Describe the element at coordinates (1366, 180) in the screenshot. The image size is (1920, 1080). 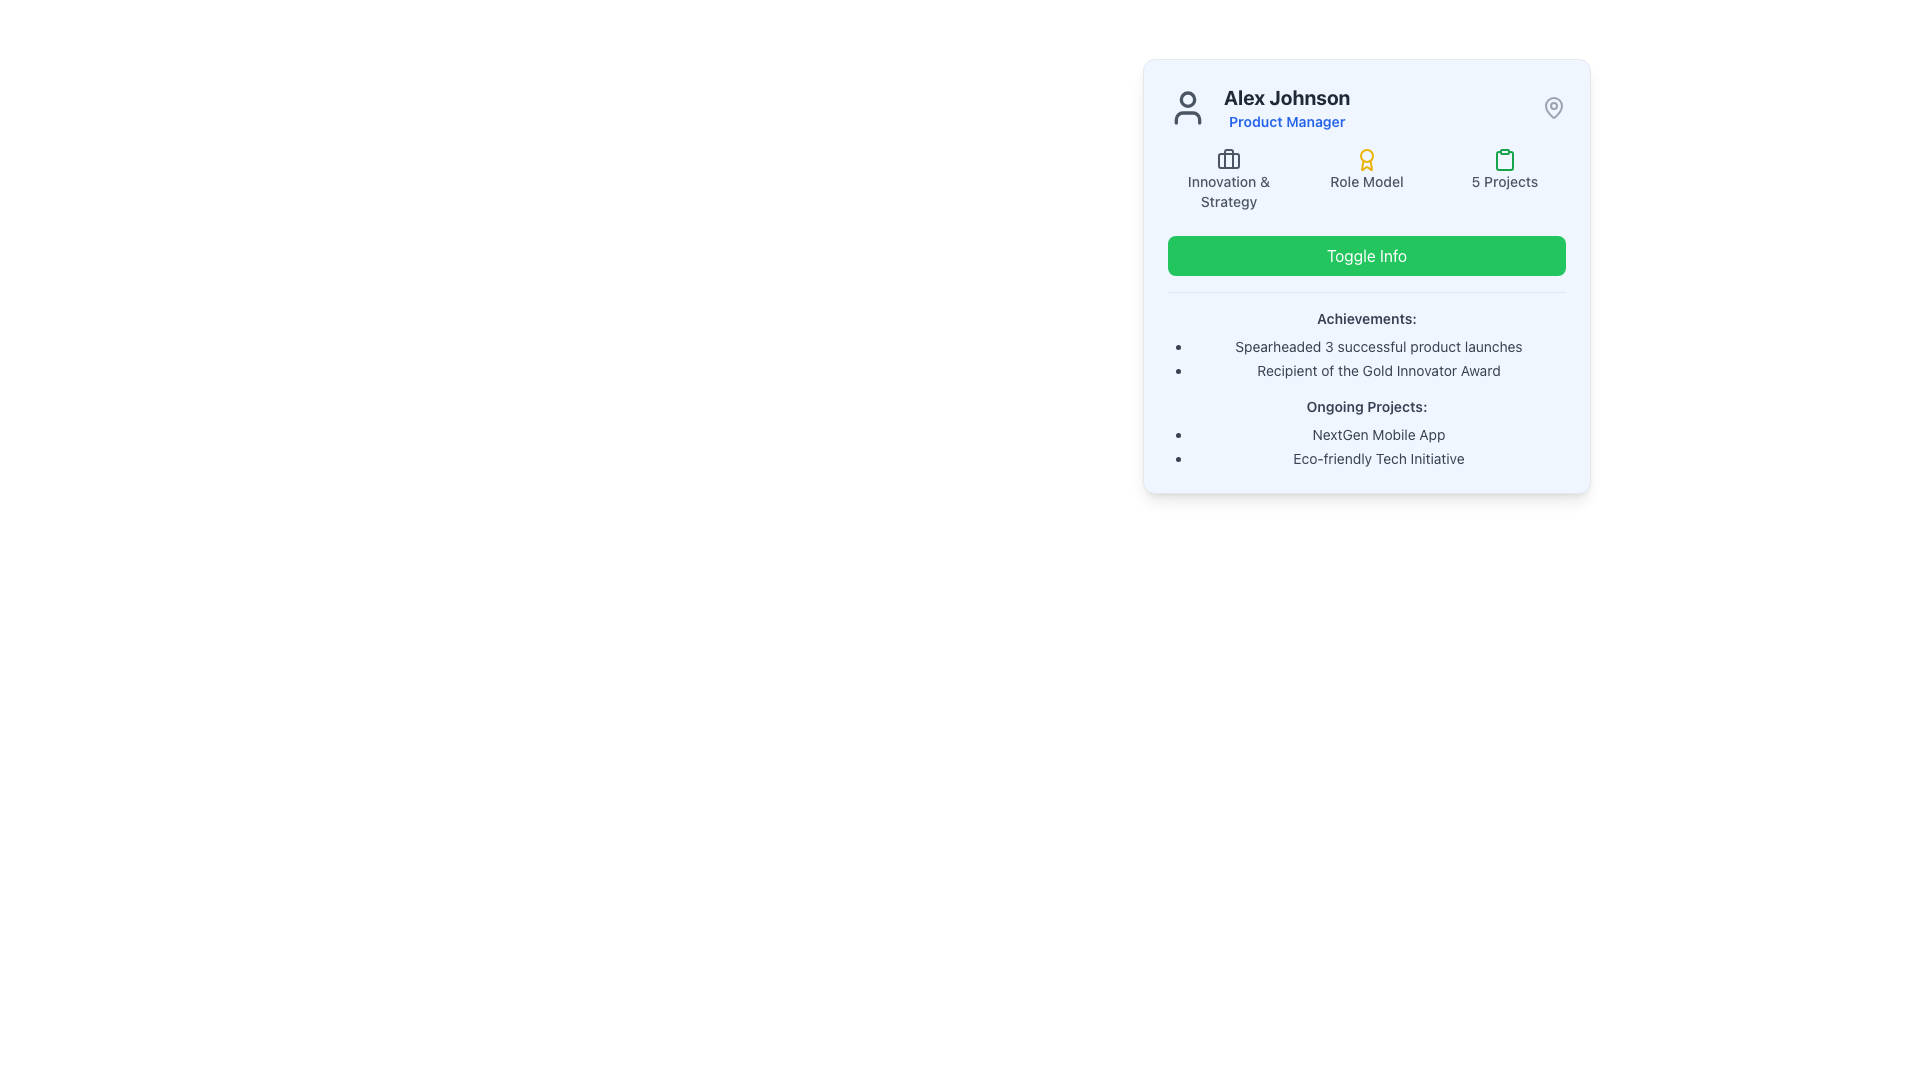
I see `the Icon with label 'Role Model', which features a yellow medal graphic and gray text, located centrally in the card titled 'Alex Johnson'` at that location.